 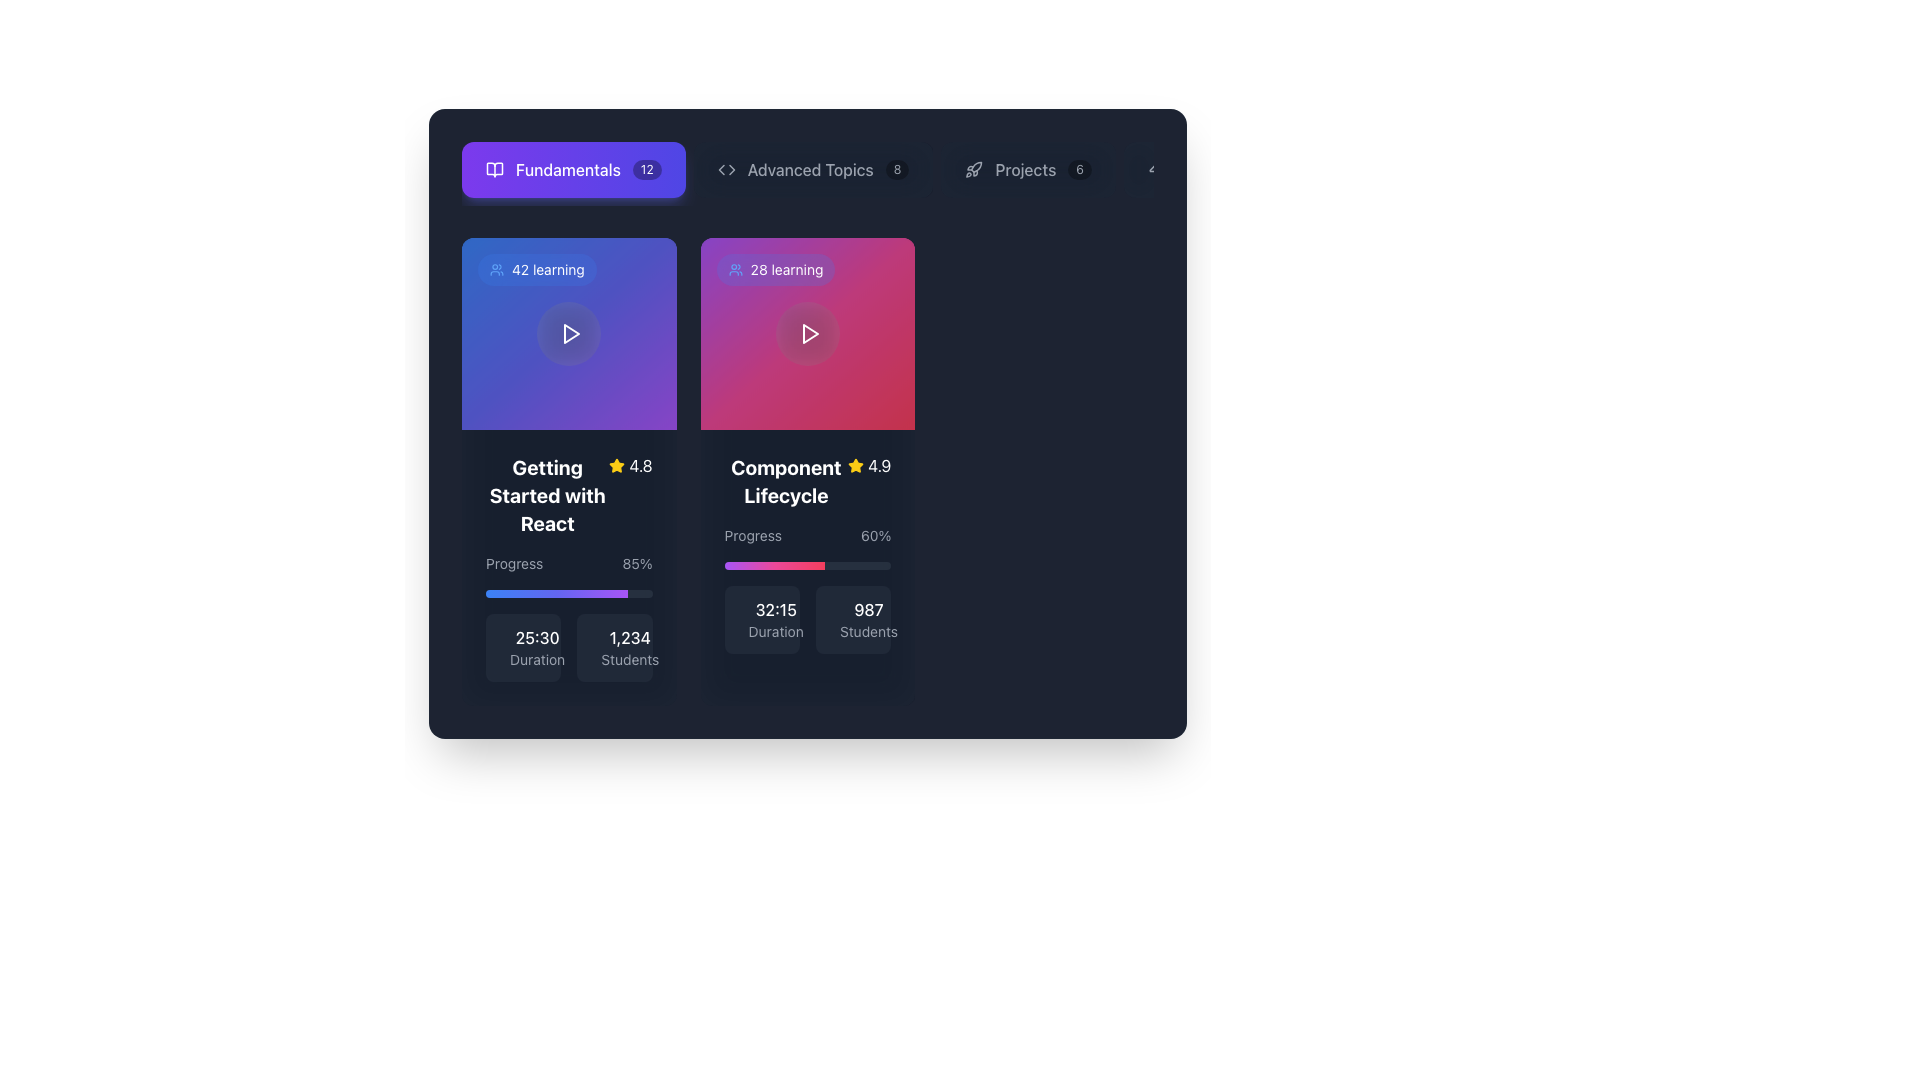 I want to click on the text label that indicates the meaning of the associated time value '25:30', located below it in the card component in the second column of the layout, so click(x=537, y=659).